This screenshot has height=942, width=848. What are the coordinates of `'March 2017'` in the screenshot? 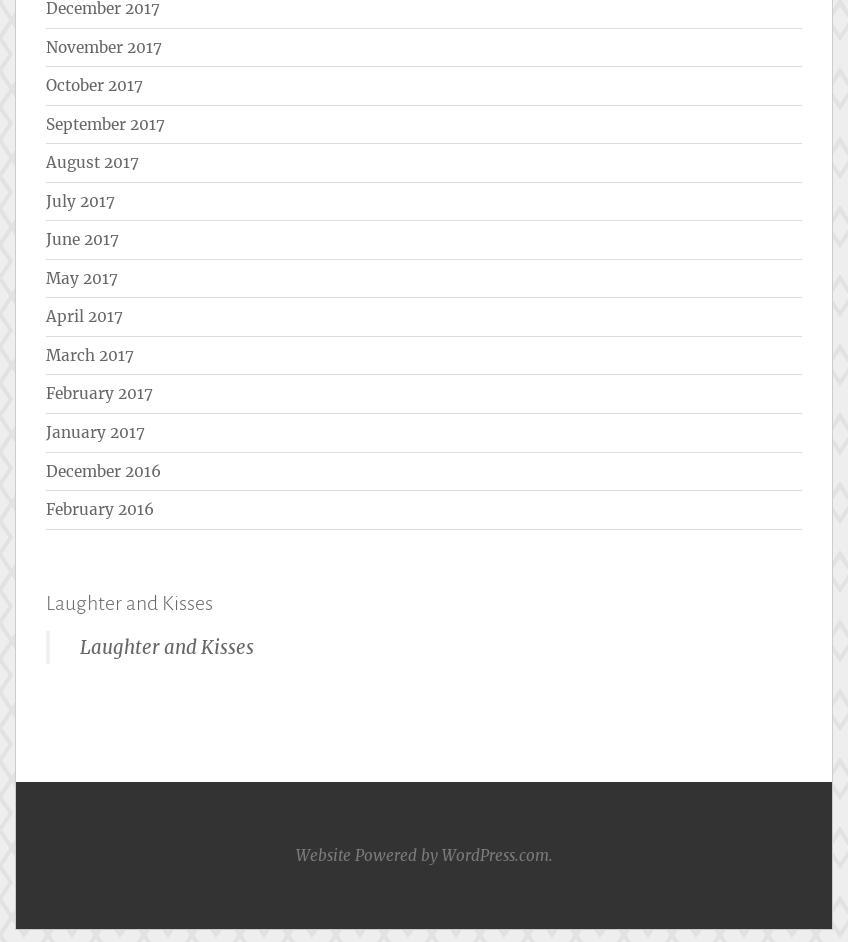 It's located at (44, 353).